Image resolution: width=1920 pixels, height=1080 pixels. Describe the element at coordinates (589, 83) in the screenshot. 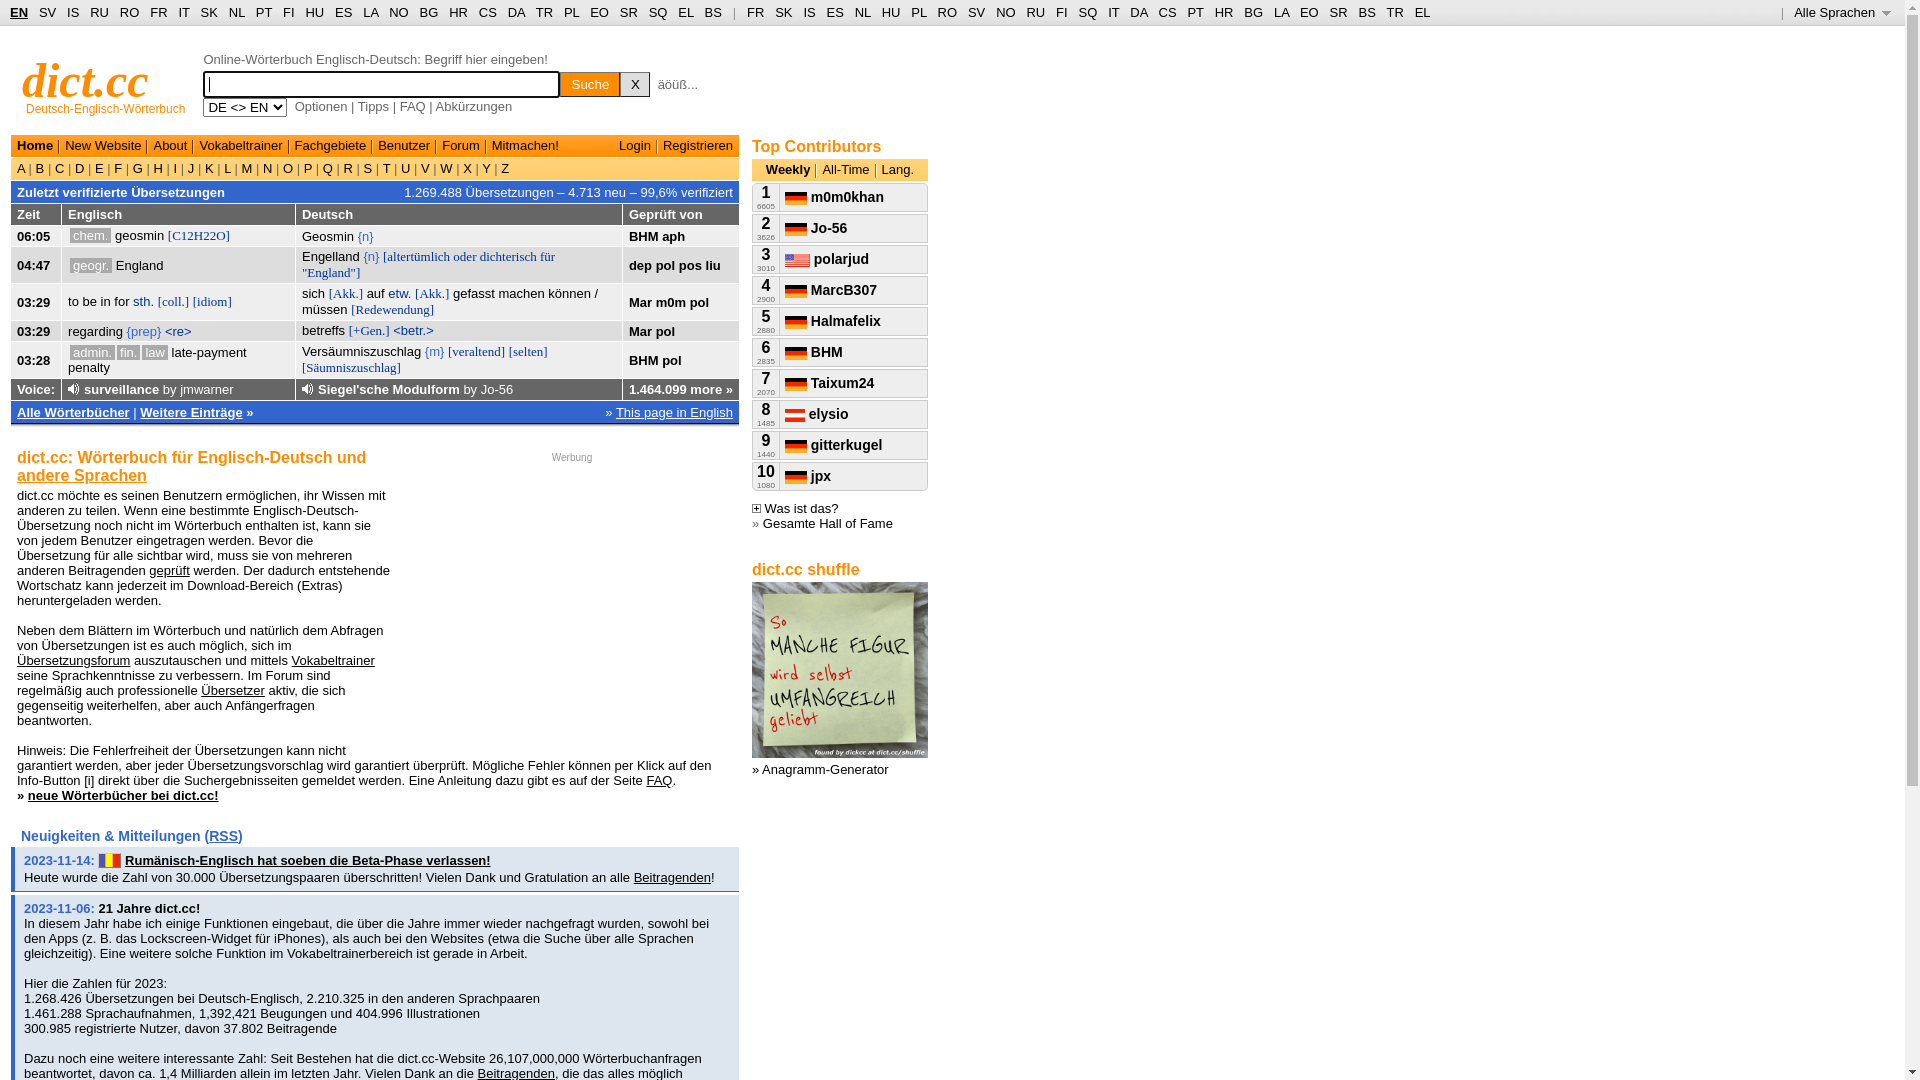

I see `'Suche'` at that location.